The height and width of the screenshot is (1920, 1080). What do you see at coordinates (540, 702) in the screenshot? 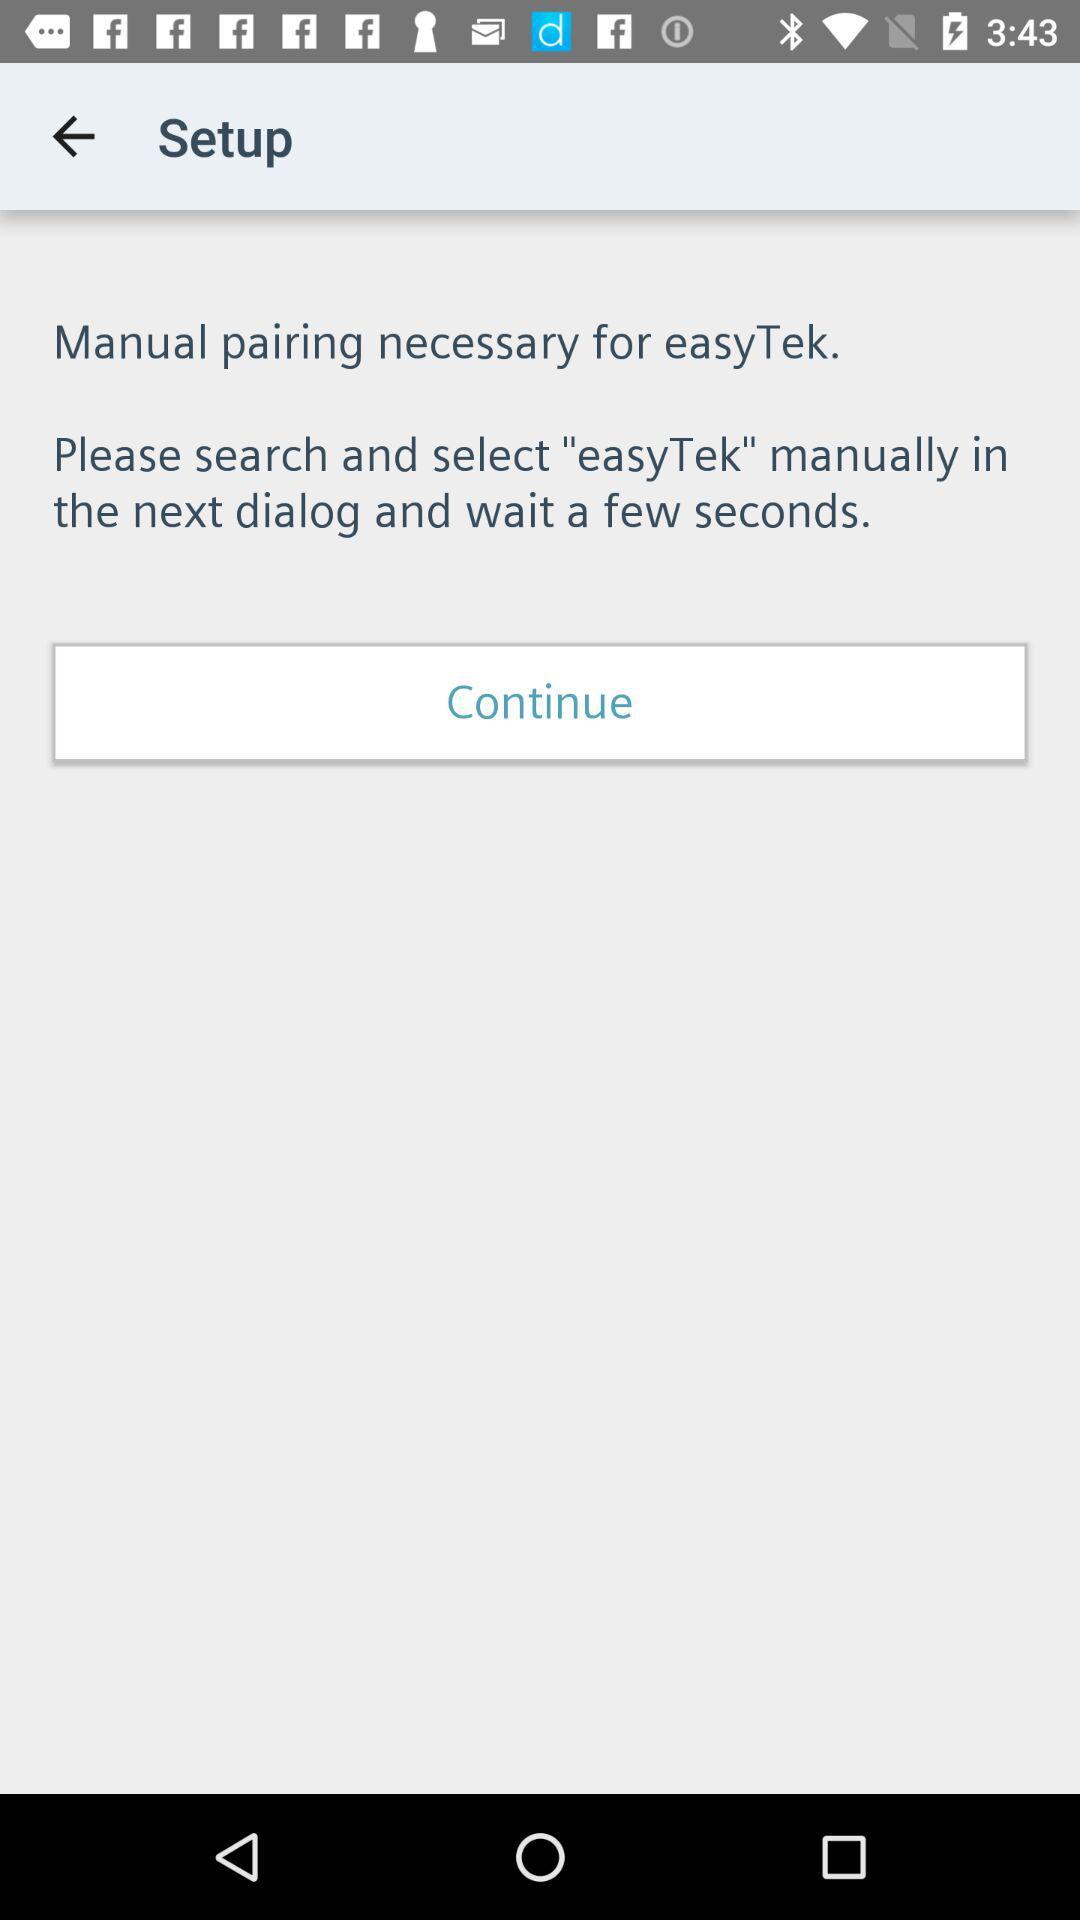
I see `continue icon` at bounding box center [540, 702].